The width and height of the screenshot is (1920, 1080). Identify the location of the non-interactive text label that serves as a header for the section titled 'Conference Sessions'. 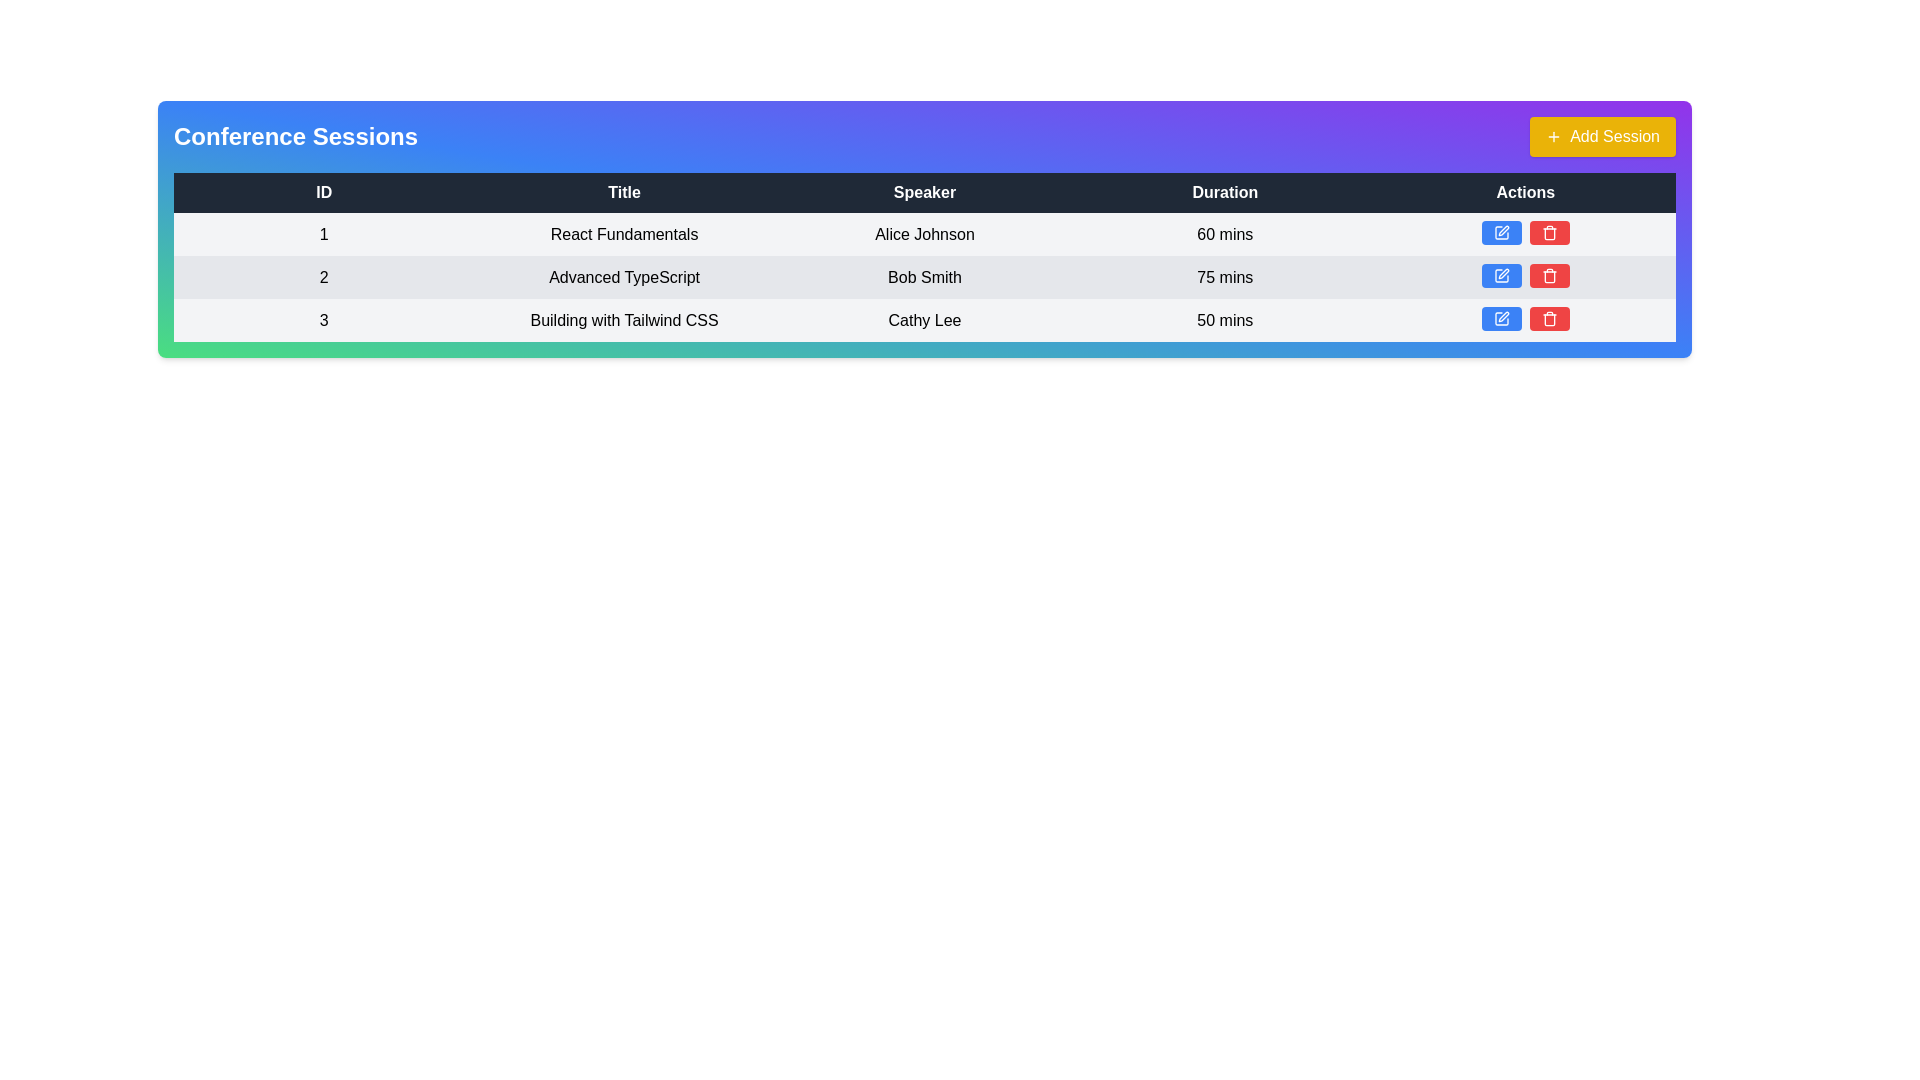
(295, 136).